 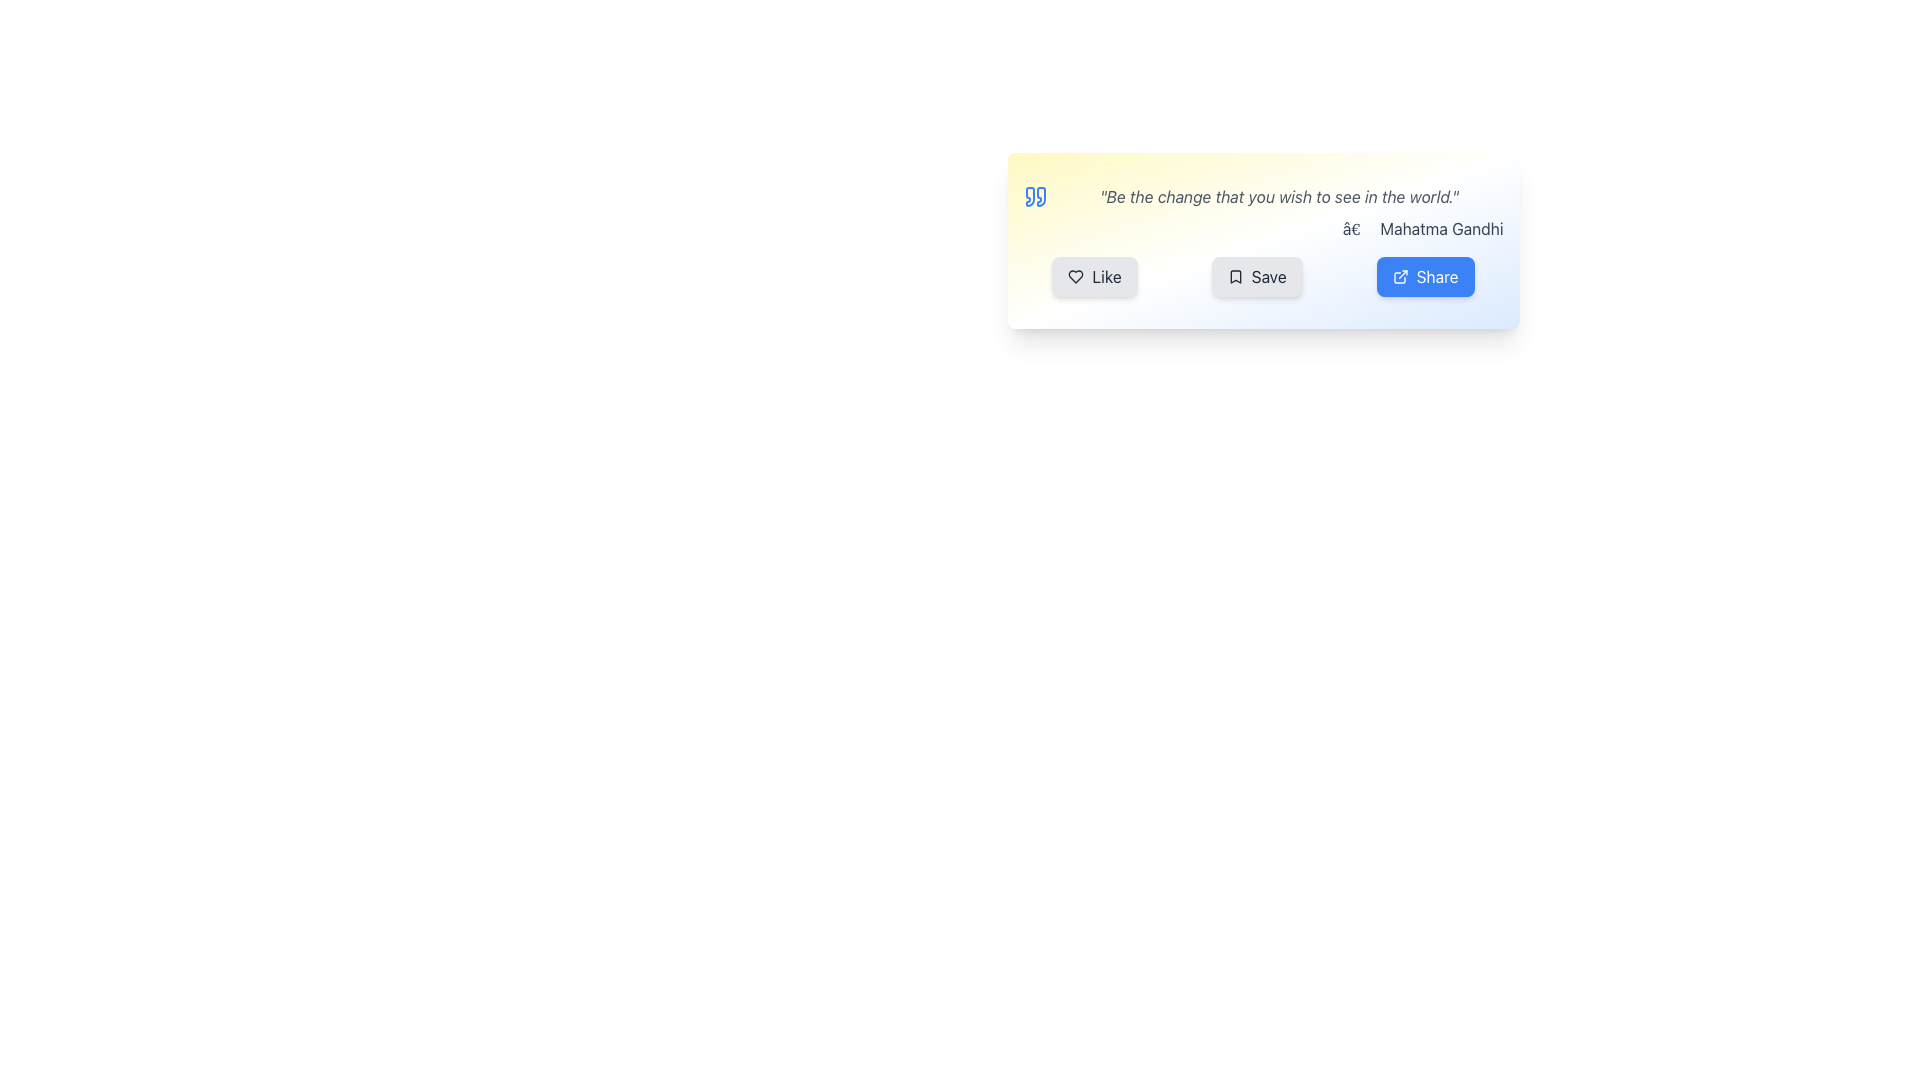 What do you see at coordinates (1094, 277) in the screenshot?
I see `the 'Like' button, which is the first button in a row of vertically aligned buttons near the top left, to change its color` at bounding box center [1094, 277].